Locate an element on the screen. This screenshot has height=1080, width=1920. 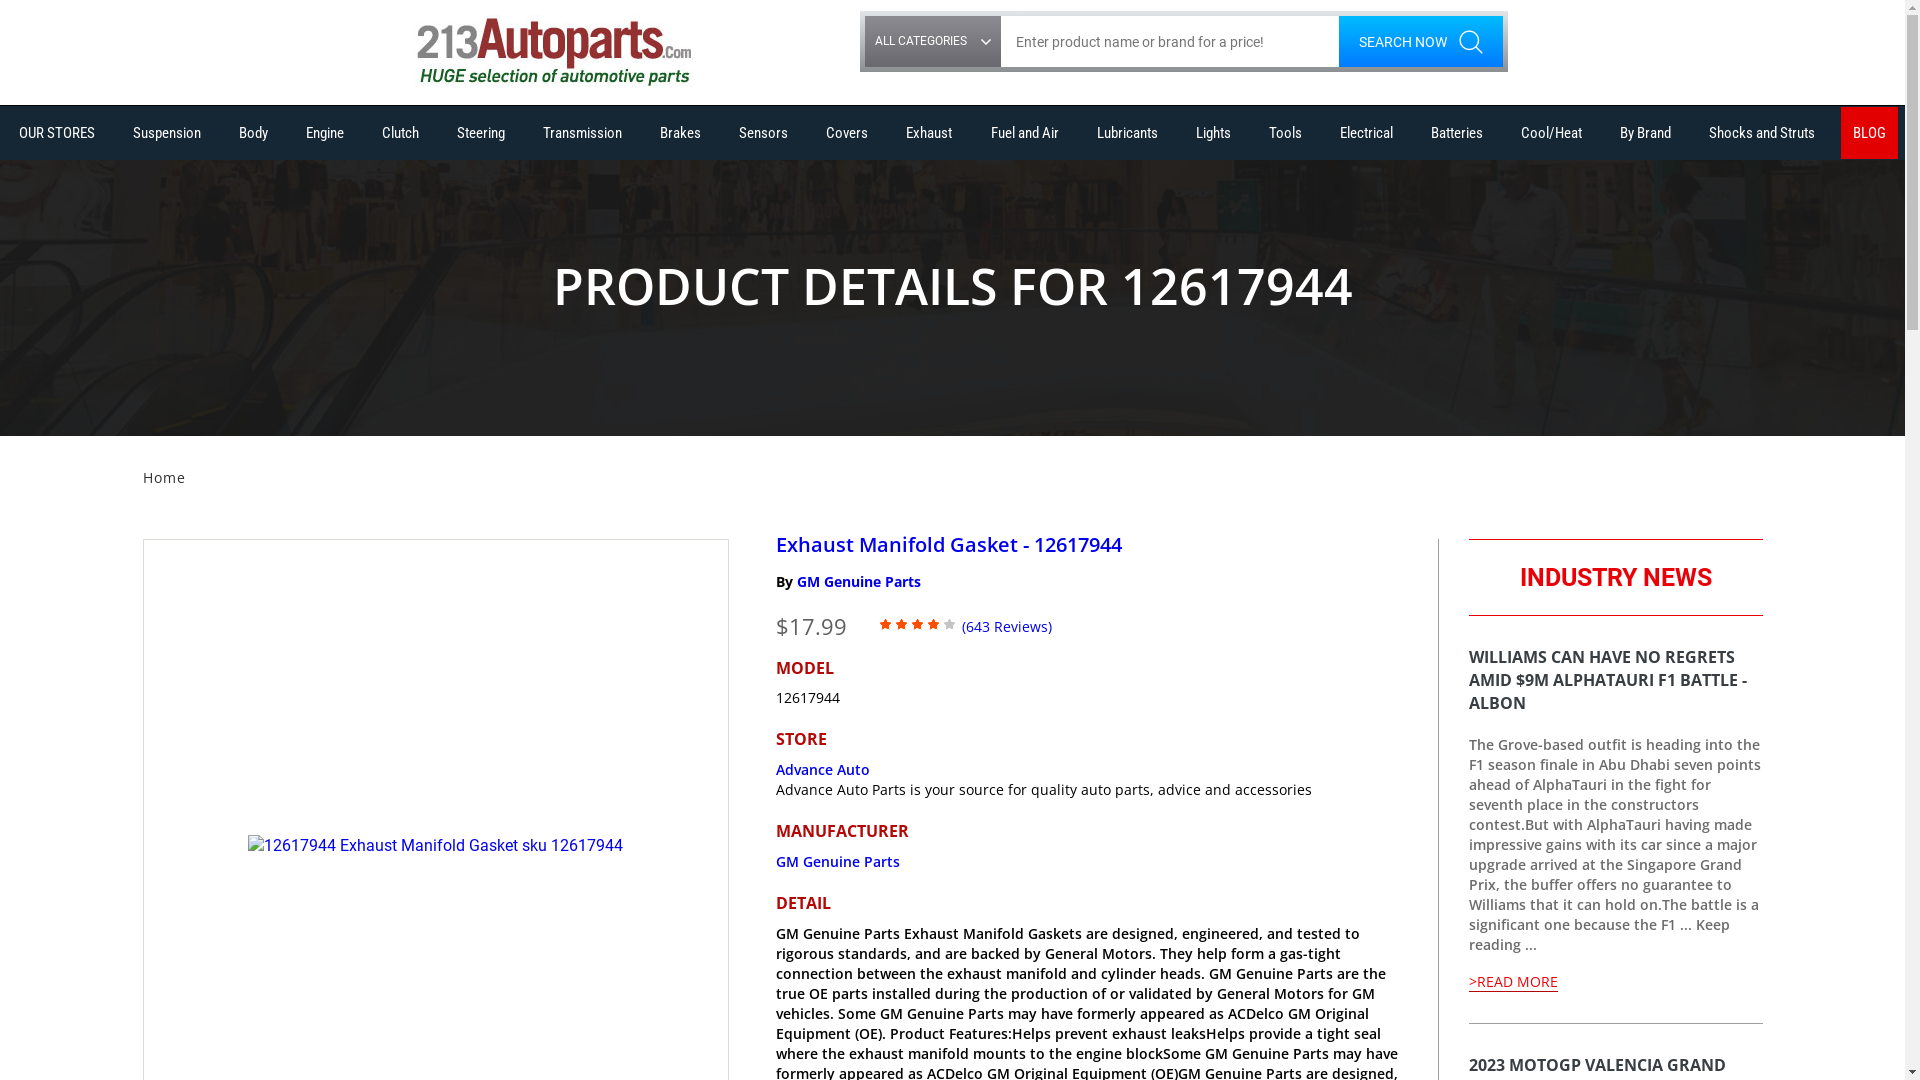
'Lights' is located at coordinates (1184, 132).